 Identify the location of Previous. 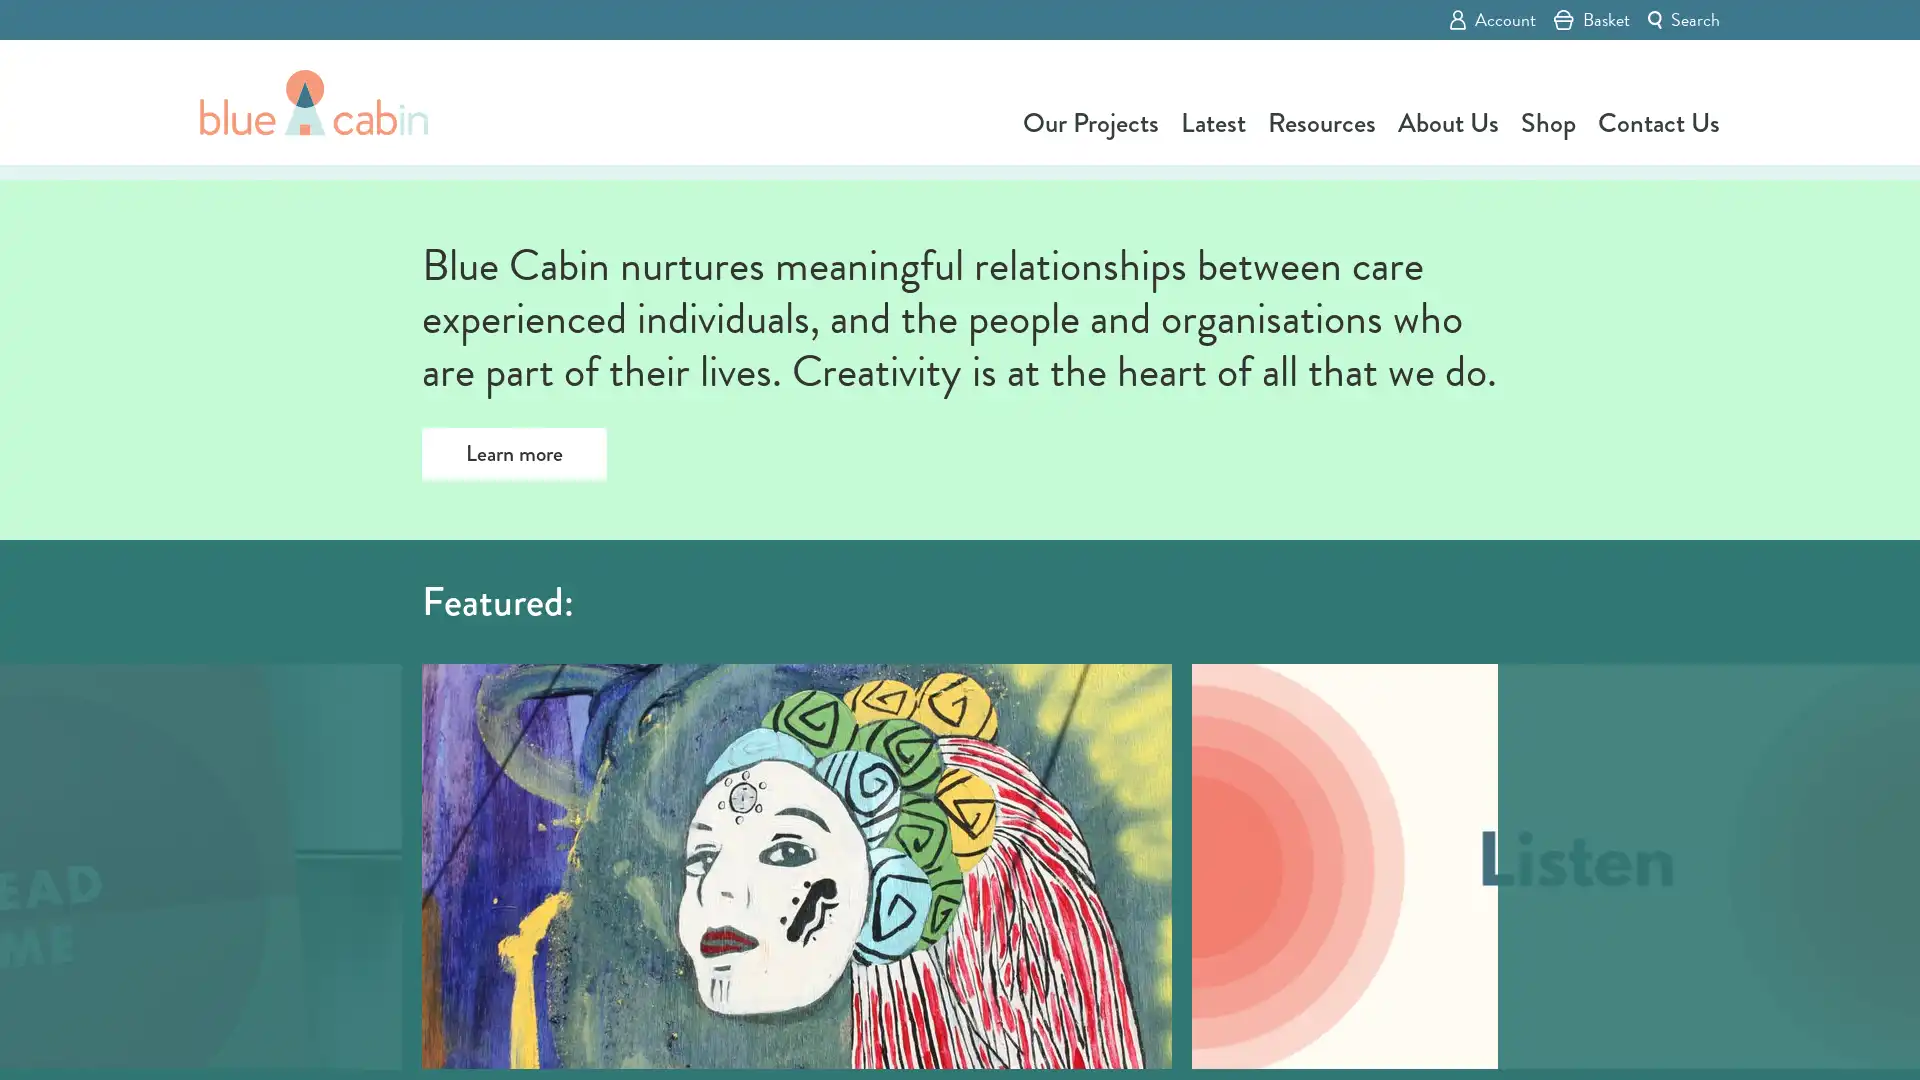
(382, 952).